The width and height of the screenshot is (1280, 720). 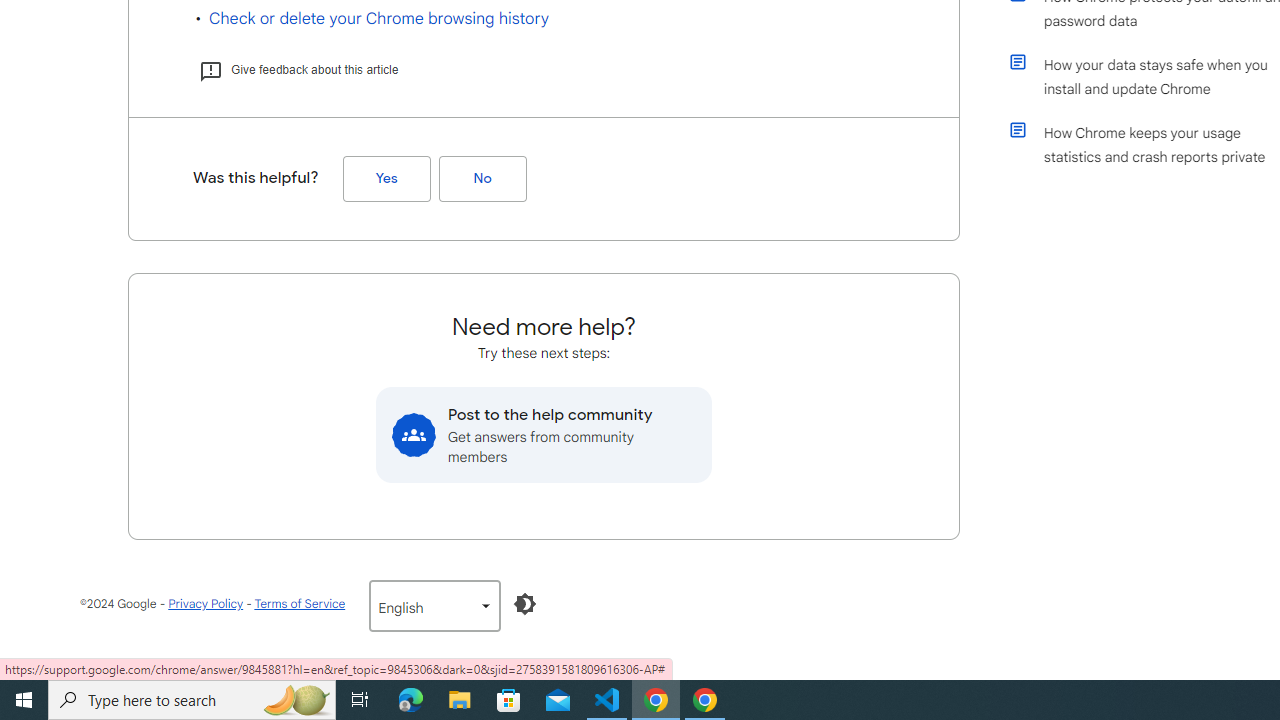 I want to click on 'Terms of Service', so click(x=298, y=602).